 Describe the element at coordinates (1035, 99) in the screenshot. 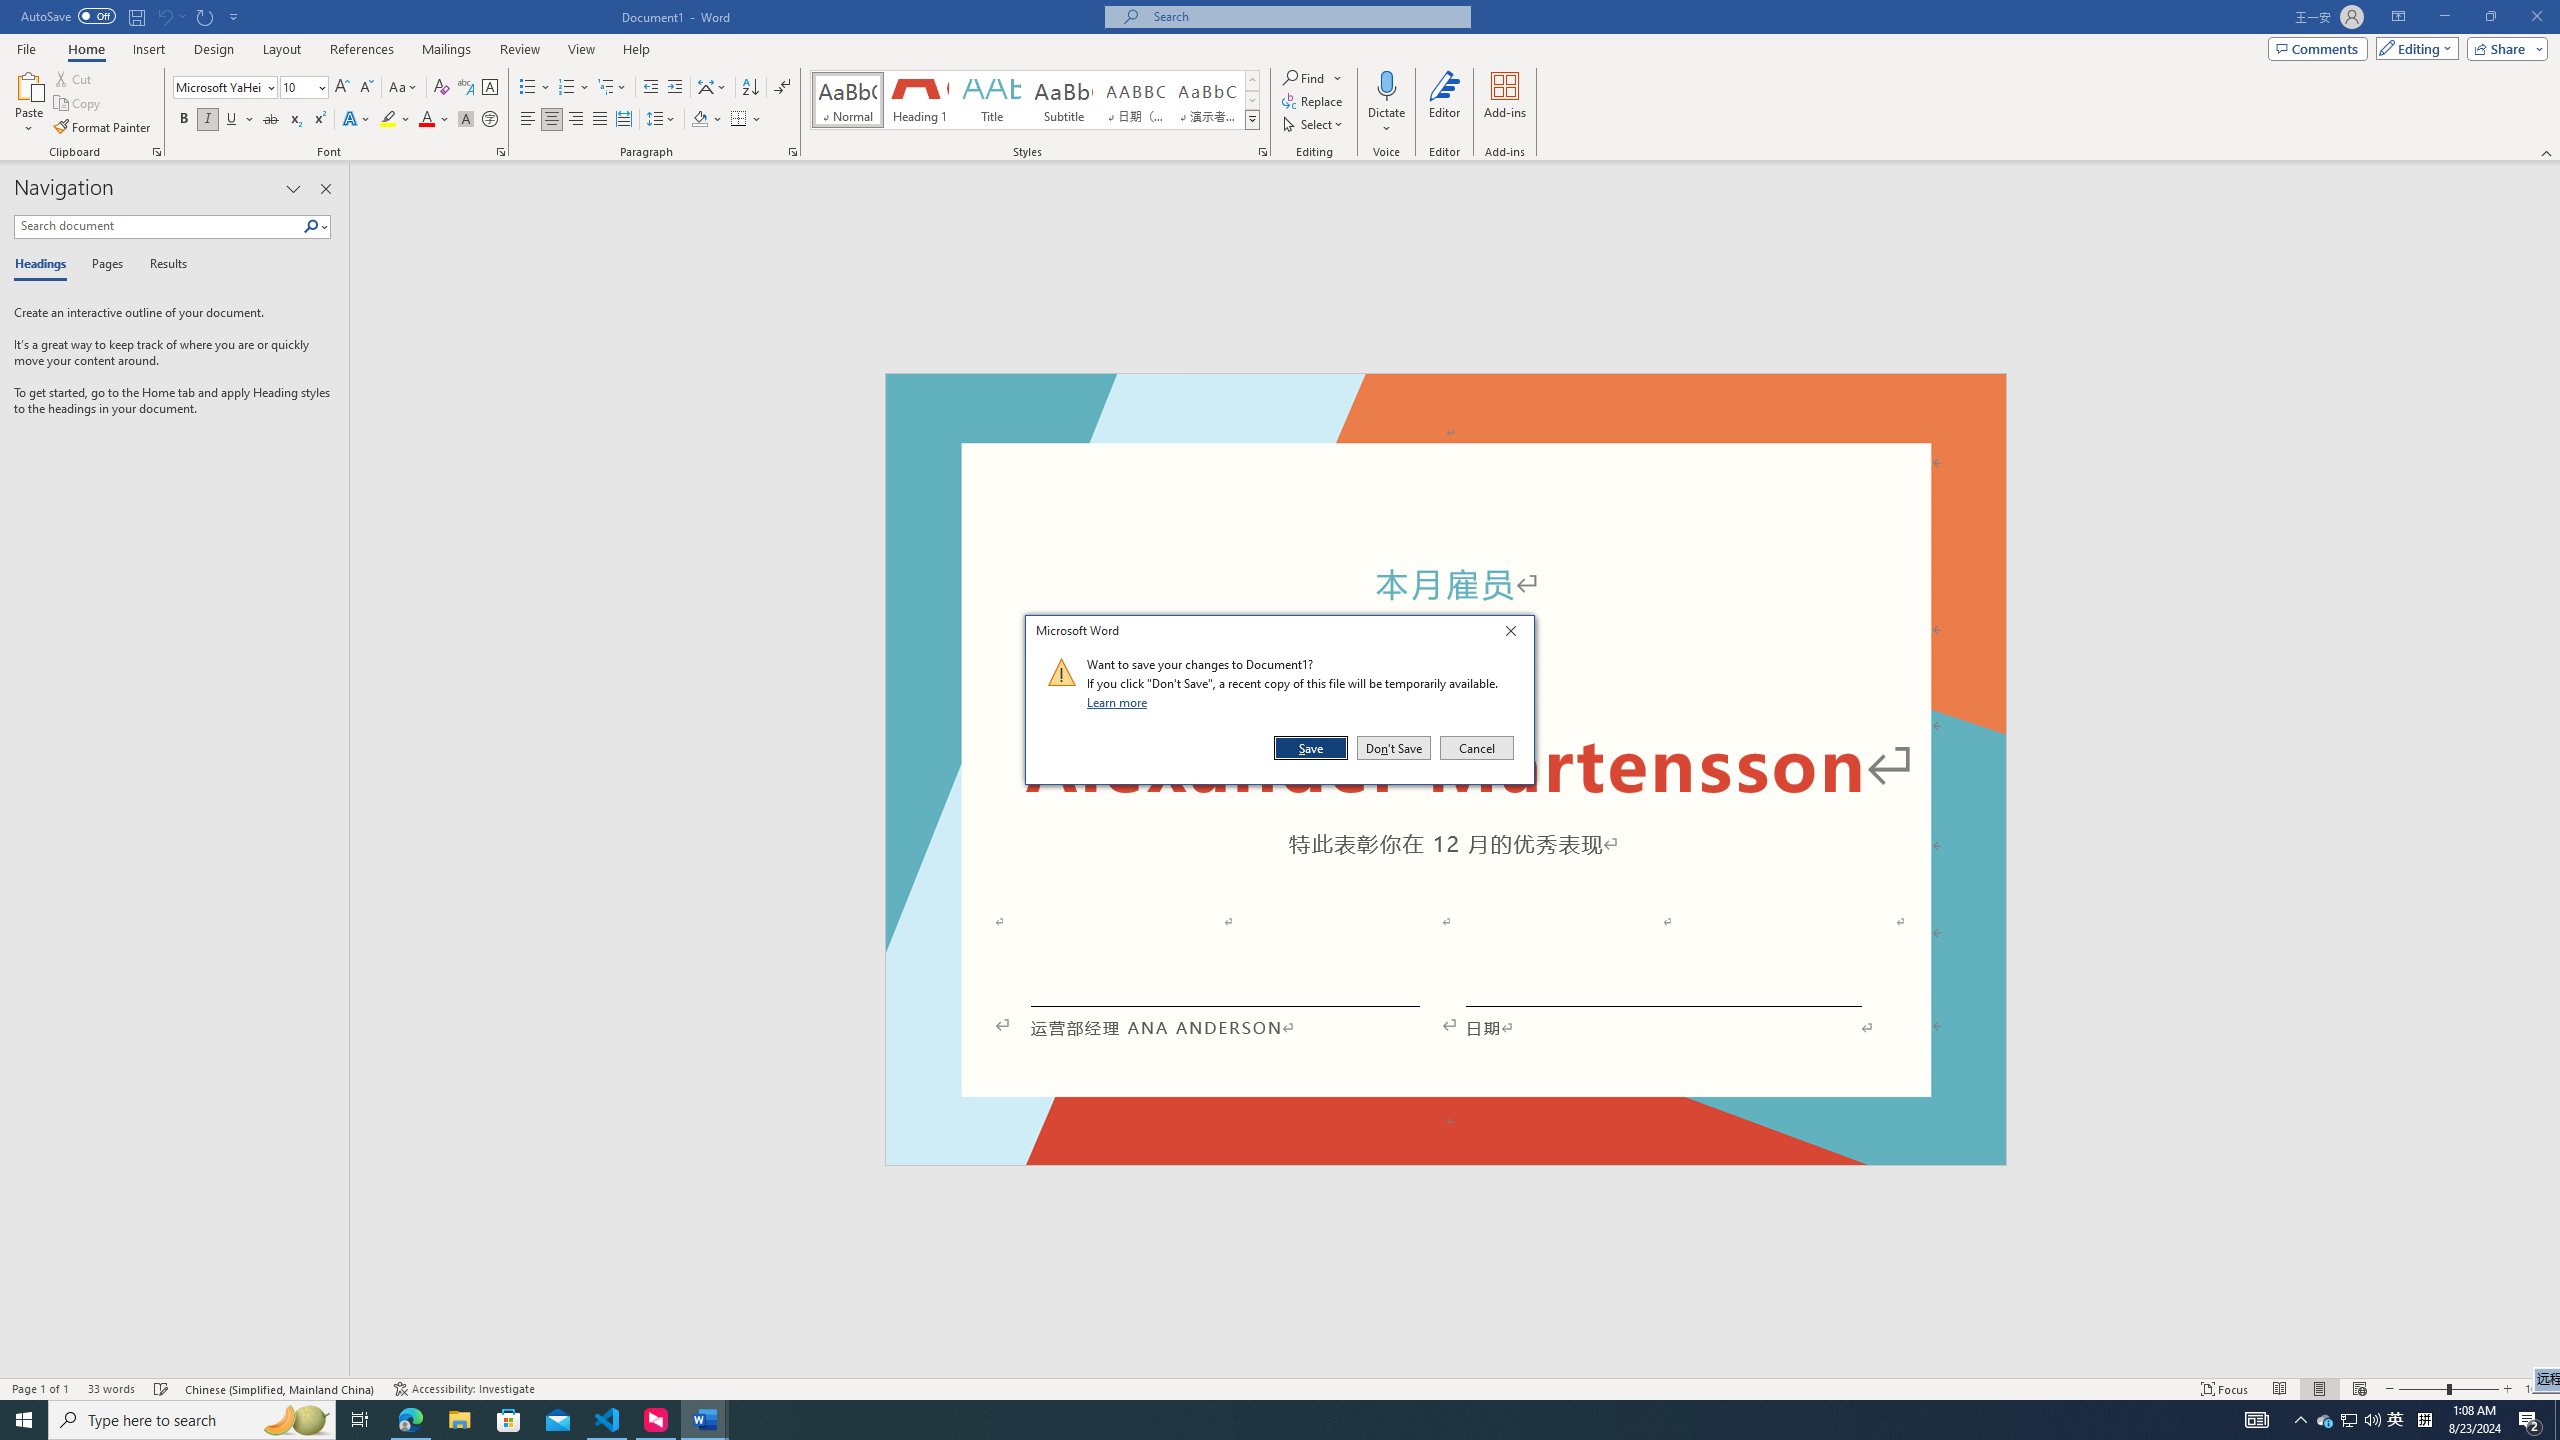

I see `'AutomationID: QuickStylesGallery'` at that location.